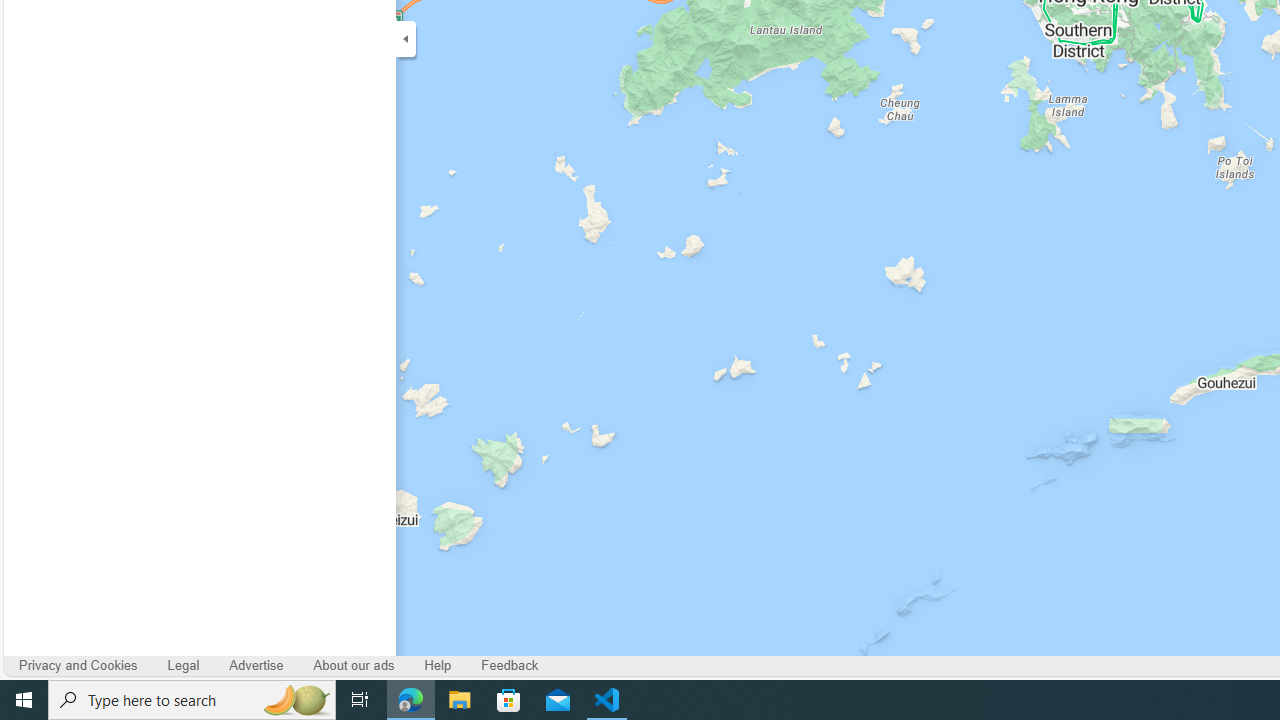 The width and height of the screenshot is (1280, 720). What do you see at coordinates (437, 666) in the screenshot?
I see `'Help'` at bounding box center [437, 666].